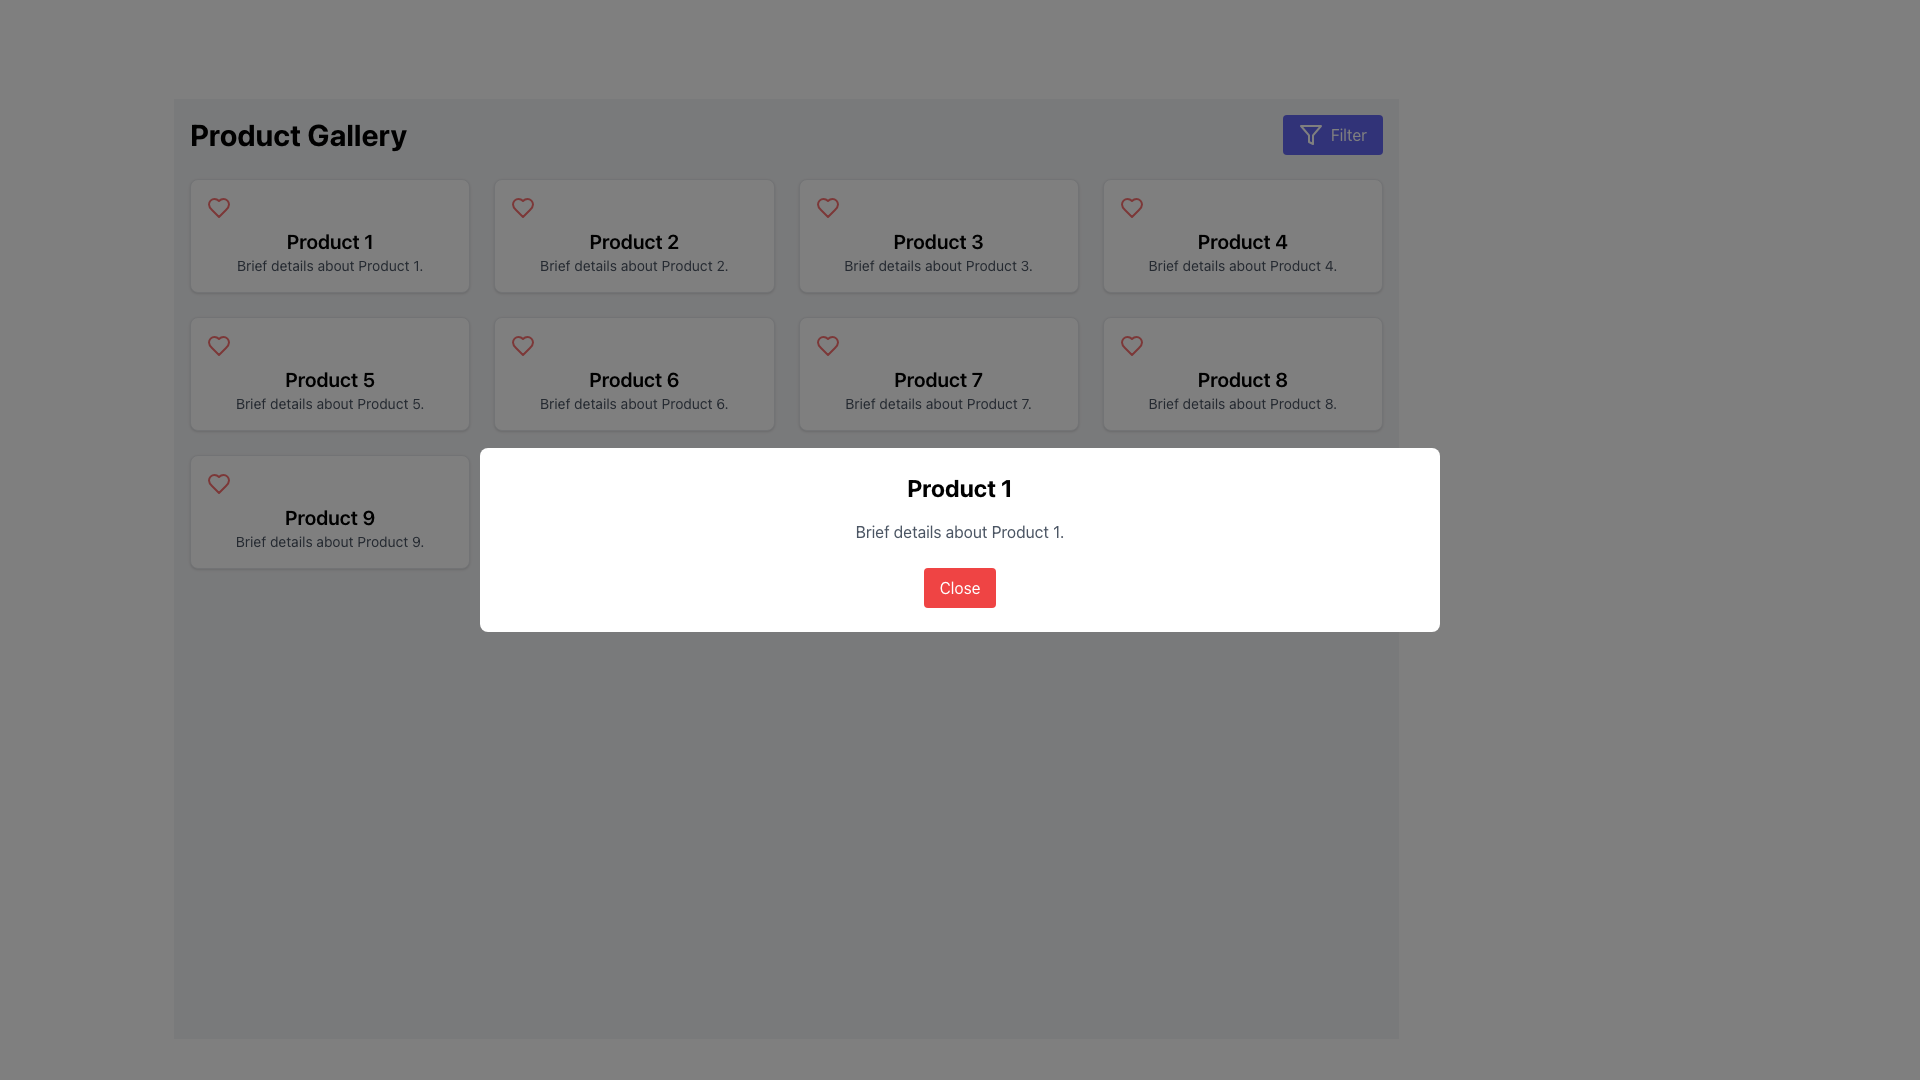  Describe the element at coordinates (960, 488) in the screenshot. I see `the heading element that serves as the title for the content, positioned above the description text and the 'Close' button` at that location.